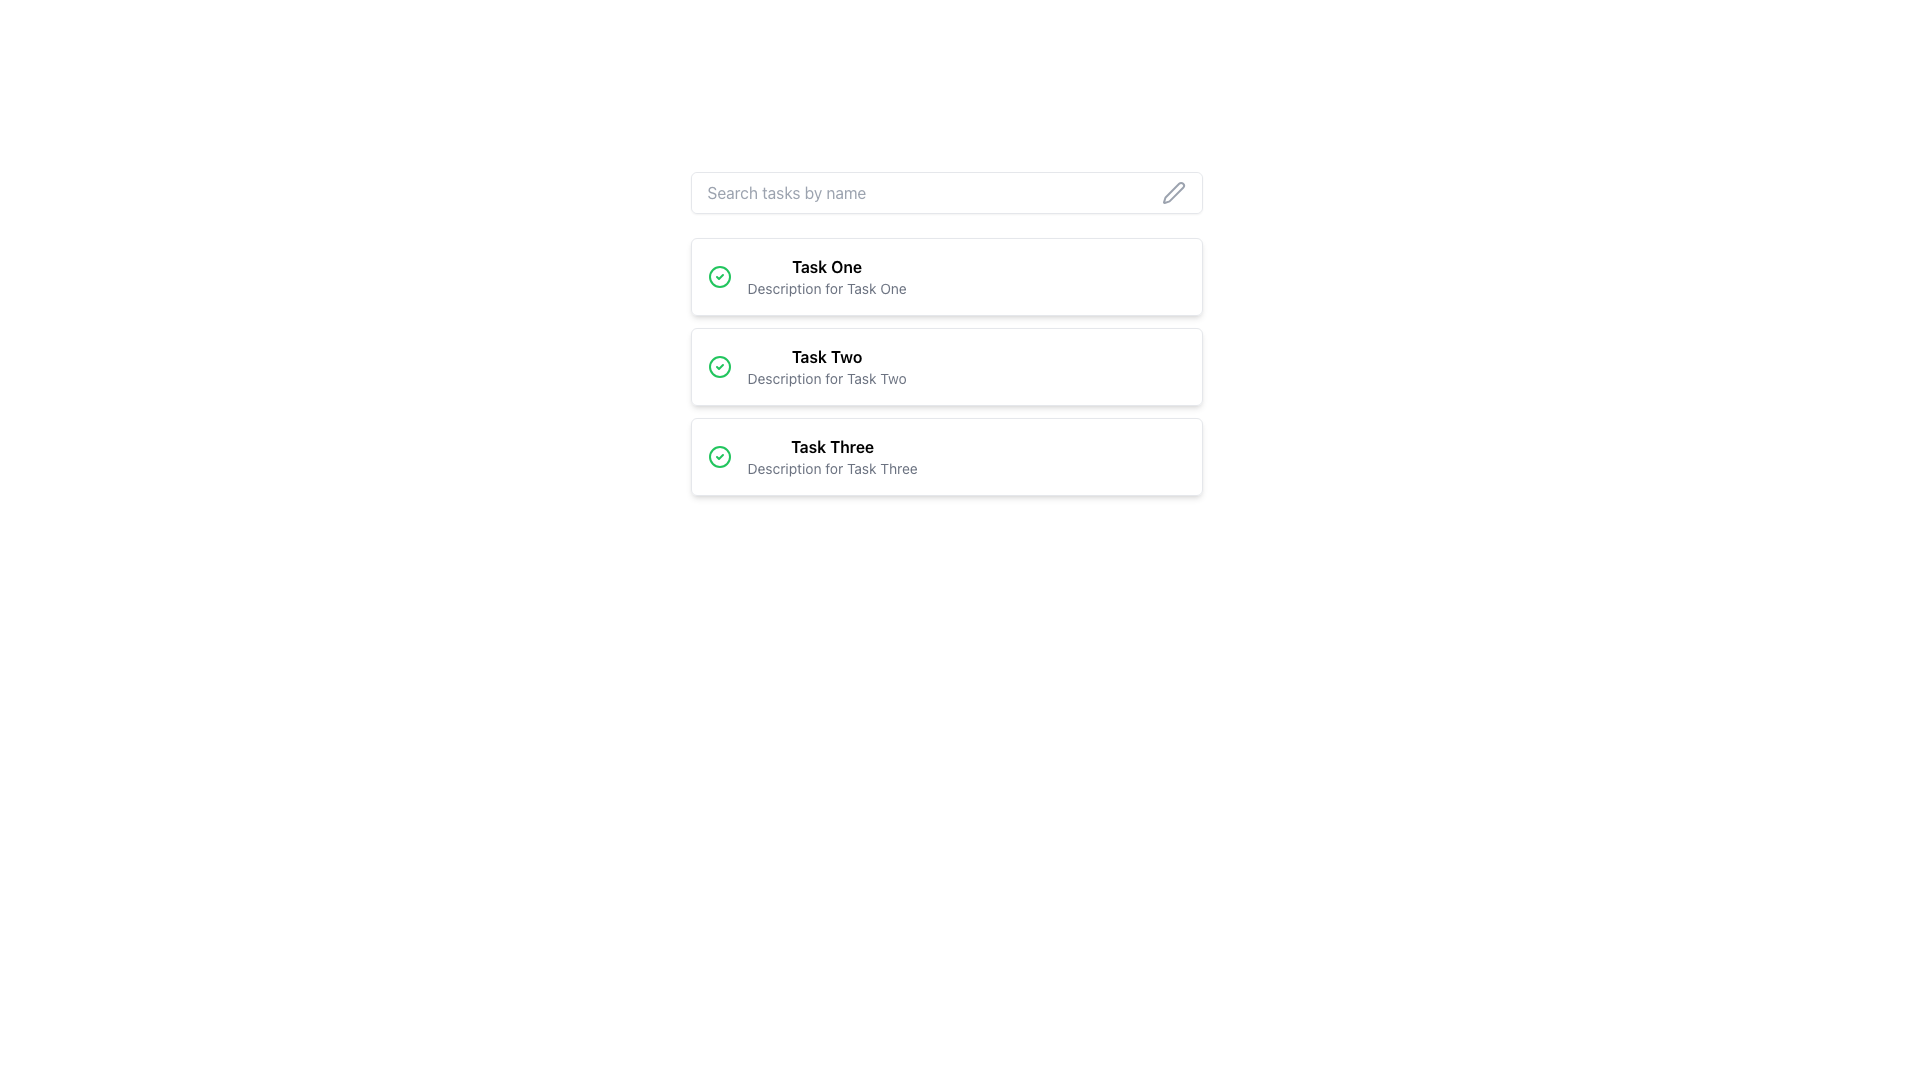 This screenshot has height=1080, width=1920. I want to click on the text label displaying 'Description for Task One', which is located below the title 'Task One' in the first card of the vertically stacked list, so click(827, 289).